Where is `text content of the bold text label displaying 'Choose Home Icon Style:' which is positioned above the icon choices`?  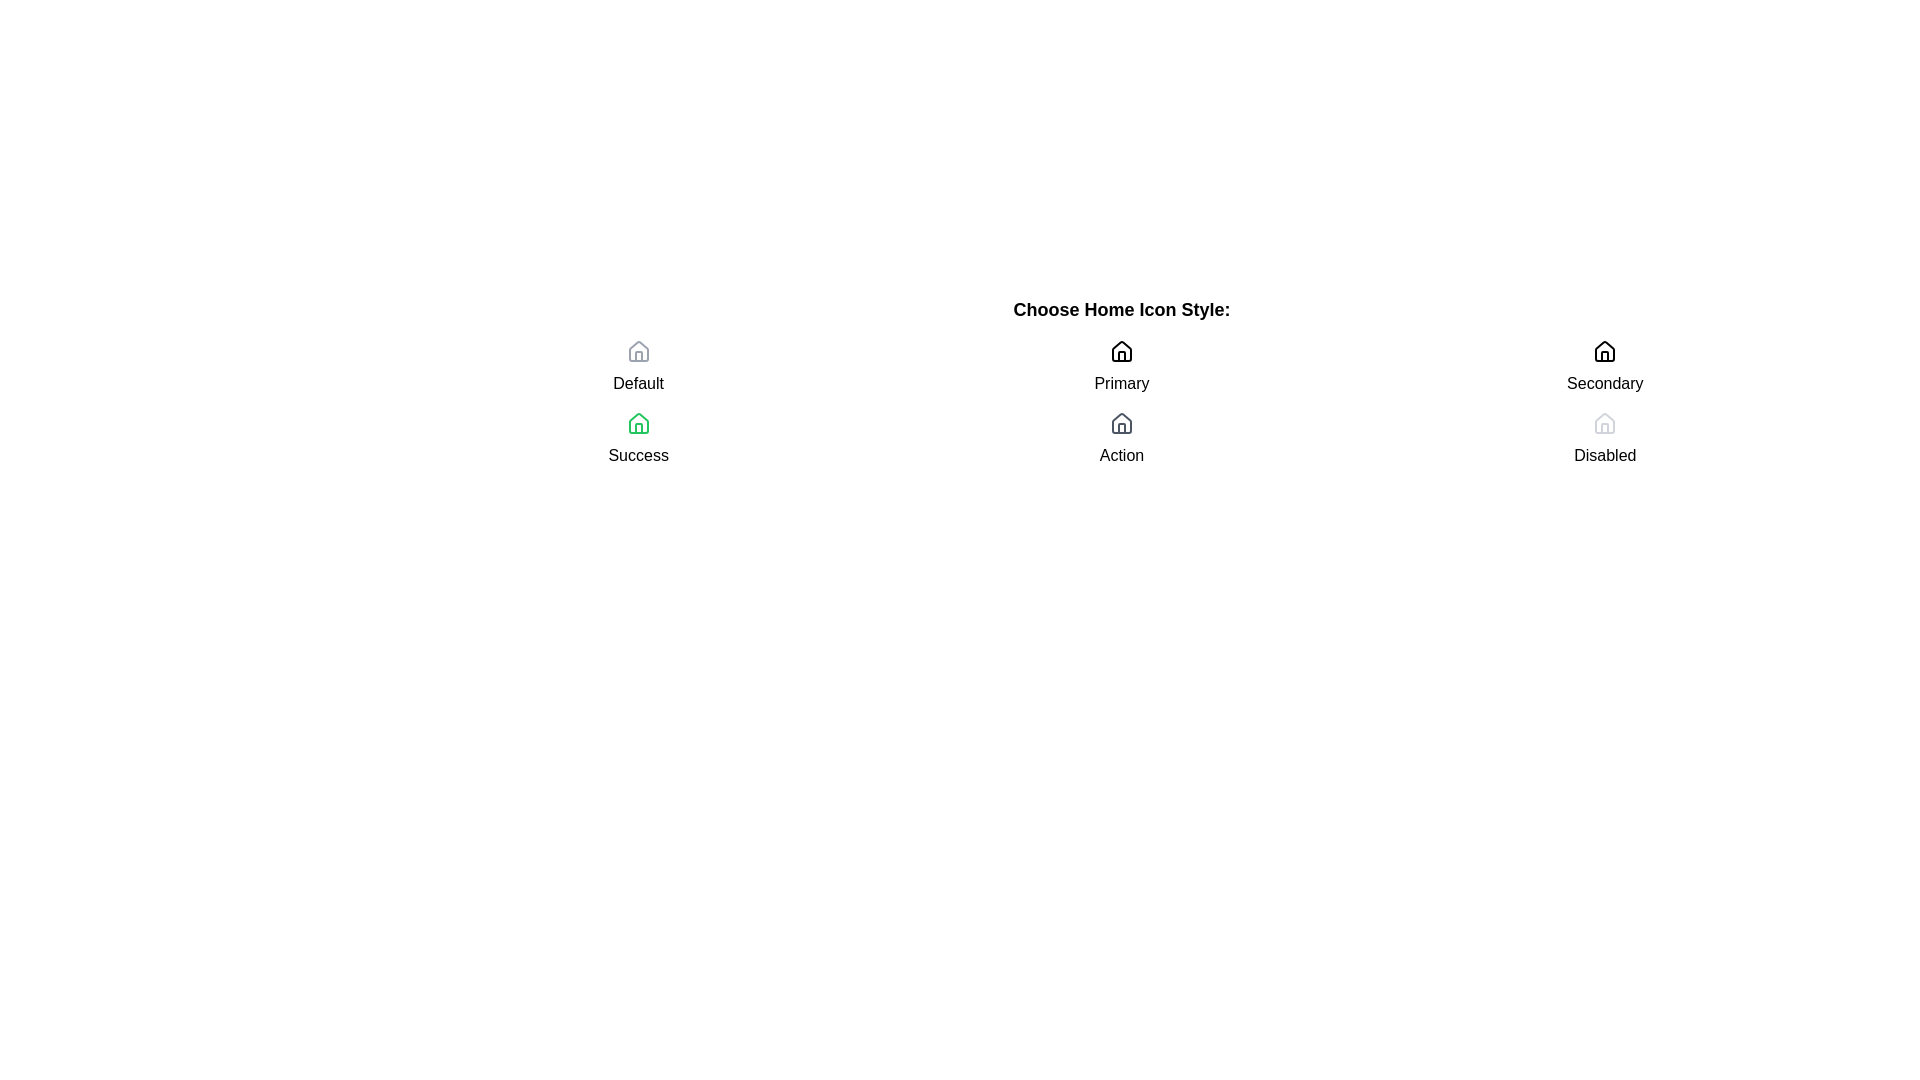
text content of the bold text label displaying 'Choose Home Icon Style:' which is positioned above the icon choices is located at coordinates (1122, 309).